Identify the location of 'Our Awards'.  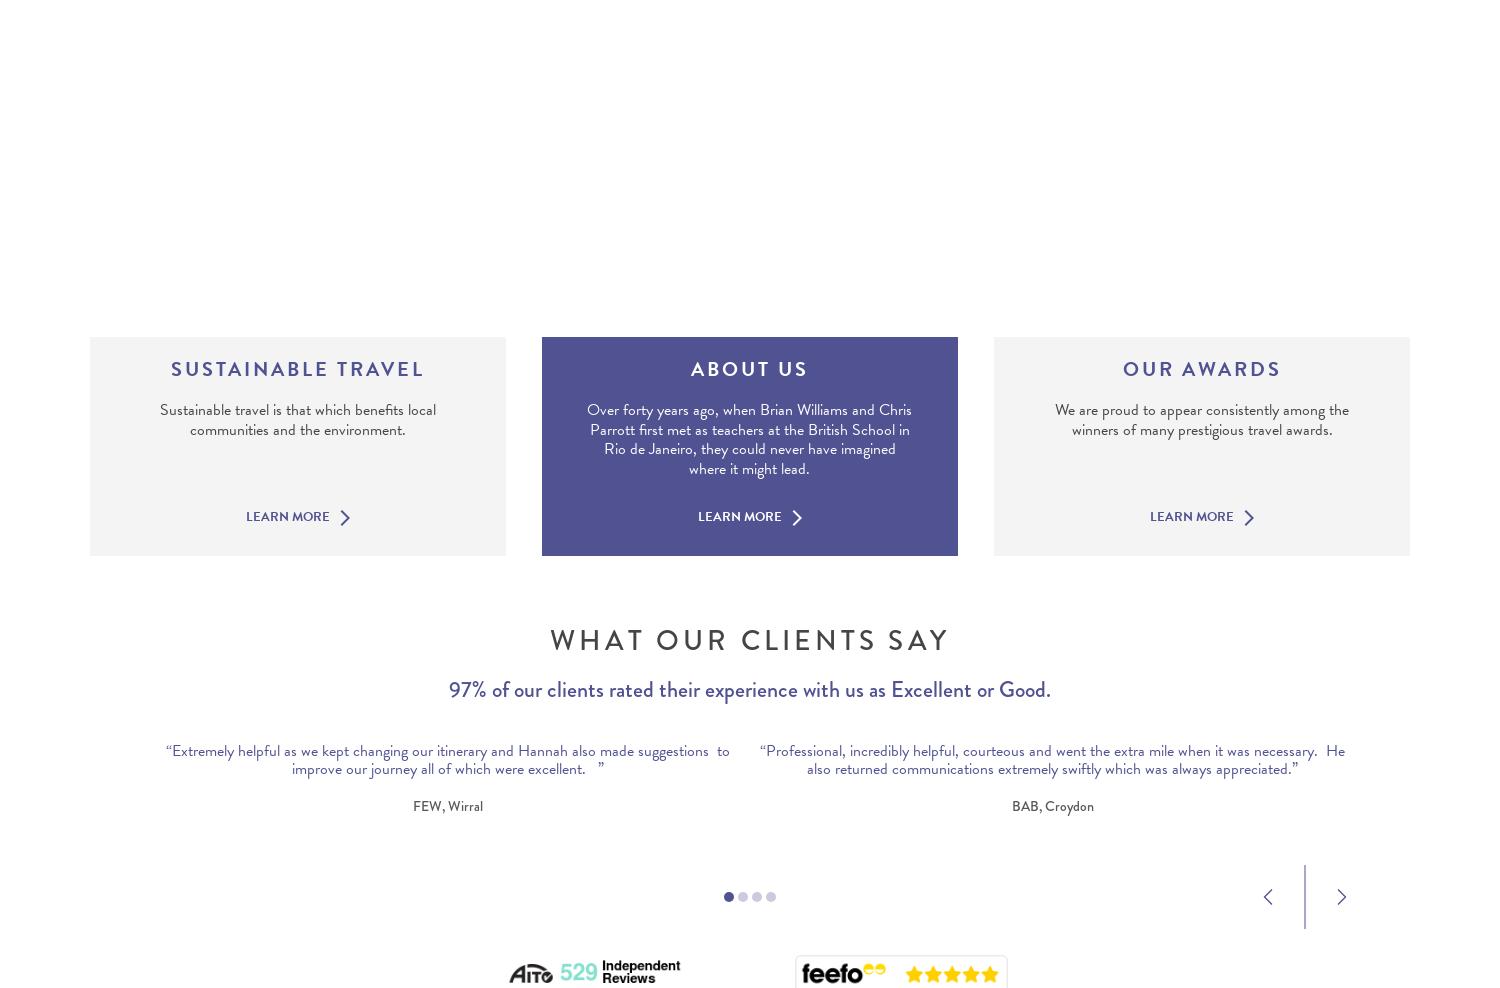
(1200, 368).